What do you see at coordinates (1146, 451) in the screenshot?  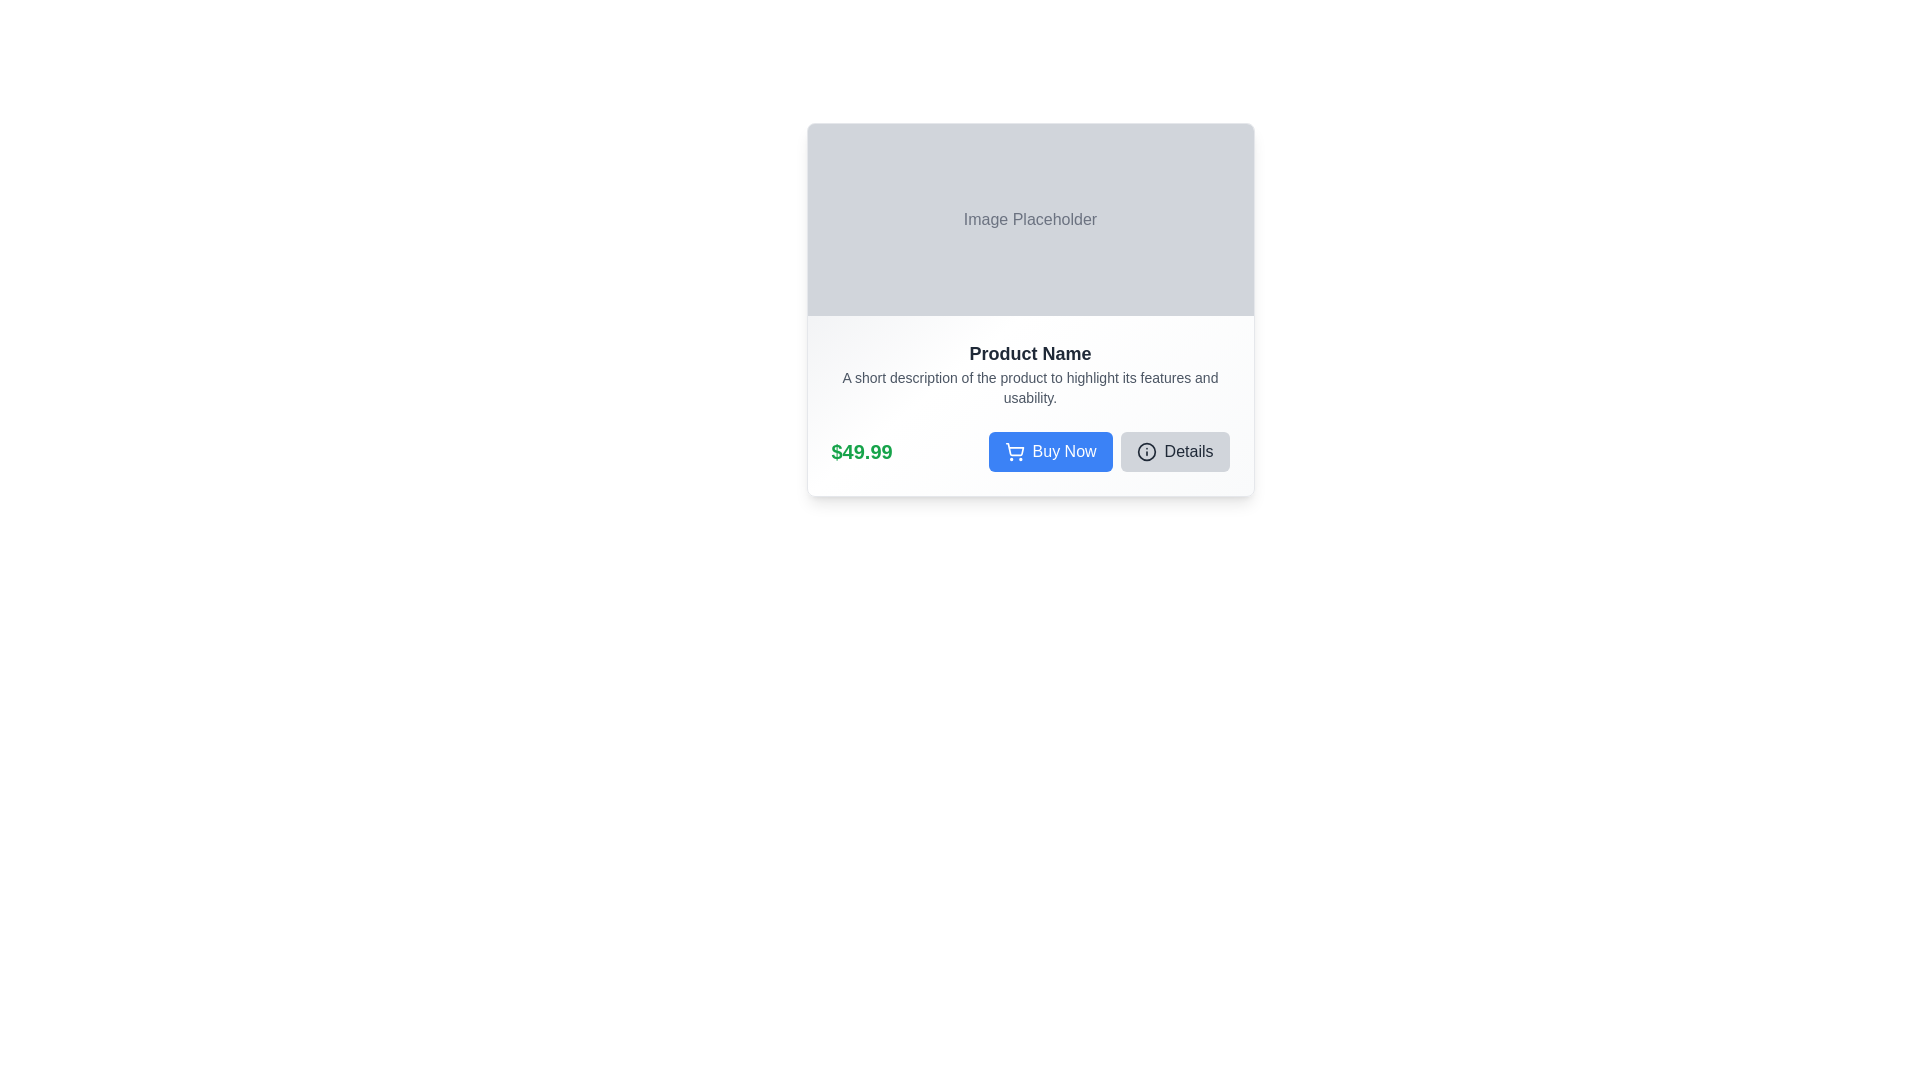 I see `the SVG circle element, which is a circular shape with a radius of 10 units and is styled without any visible fill, located within a product card feature in the user interface` at bounding box center [1146, 451].